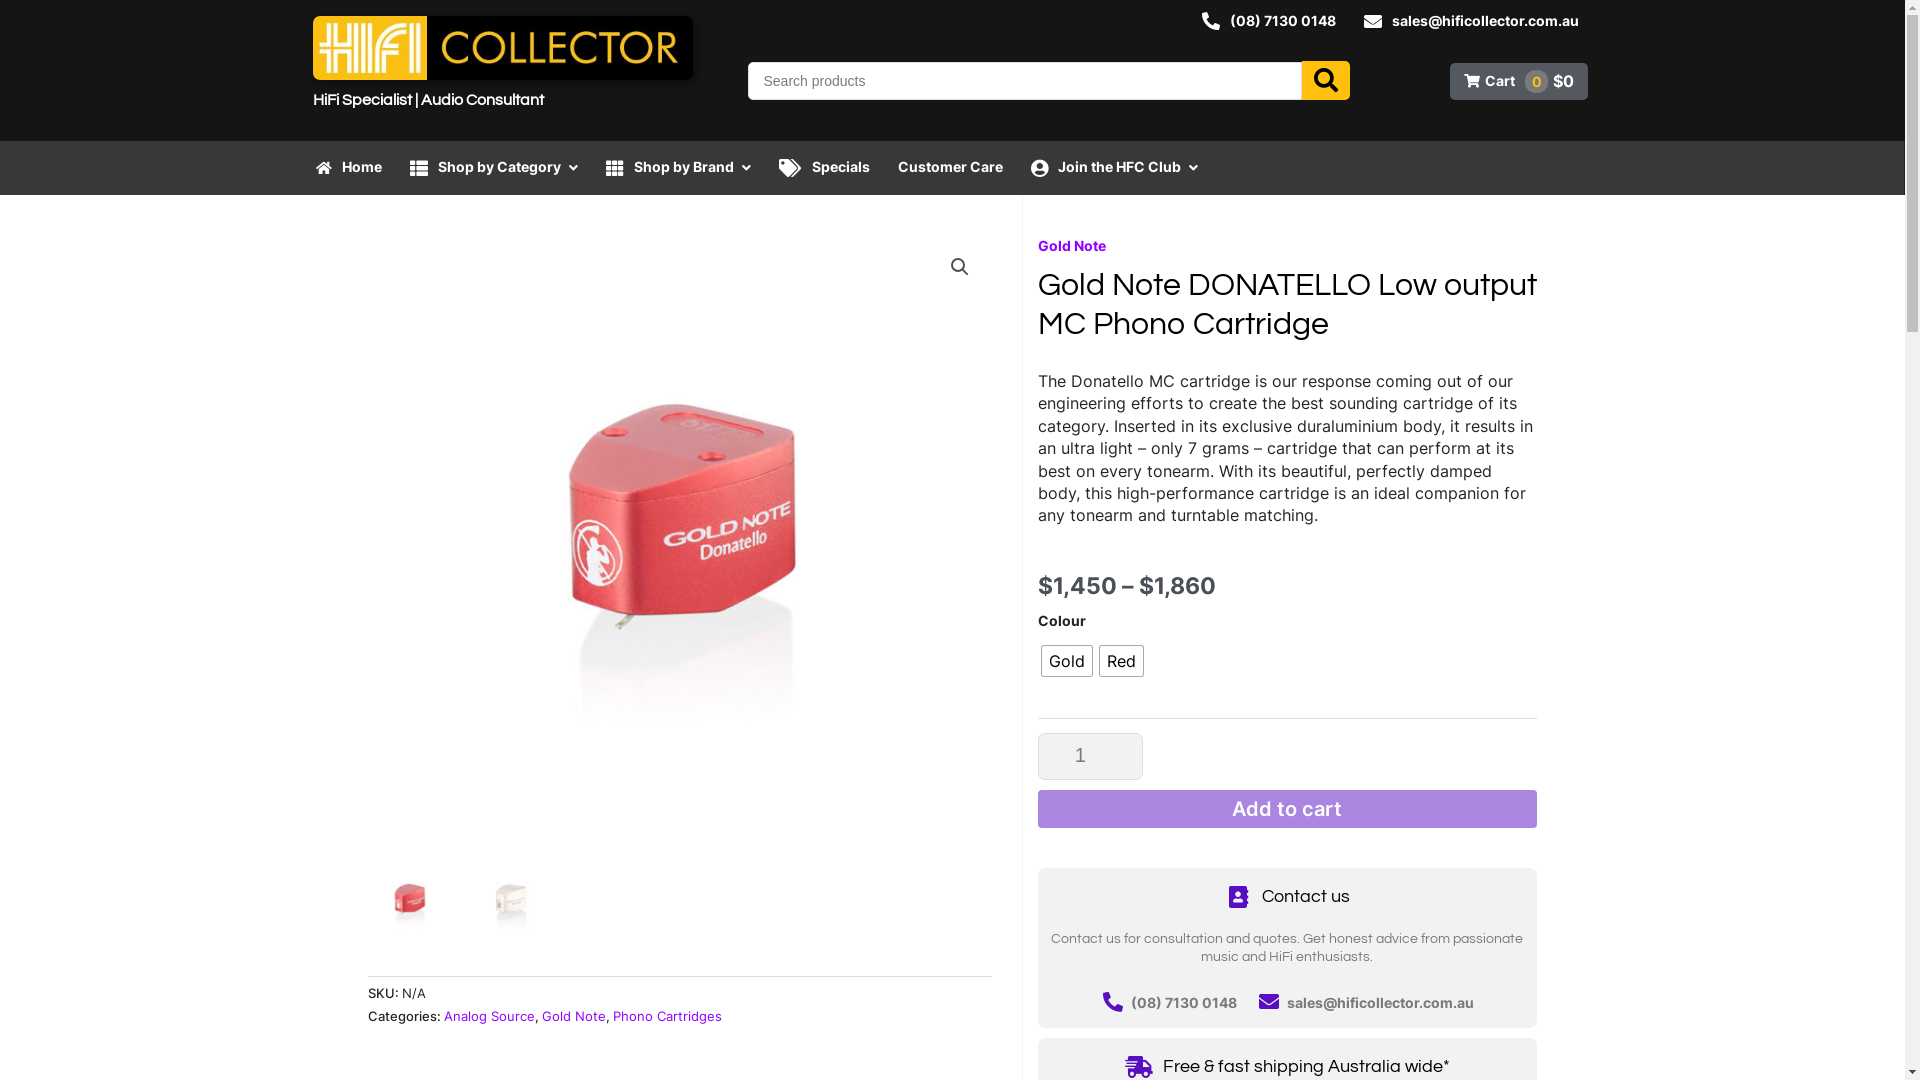 The height and width of the screenshot is (1080, 1920). I want to click on 'Cart, so click(1518, 80).